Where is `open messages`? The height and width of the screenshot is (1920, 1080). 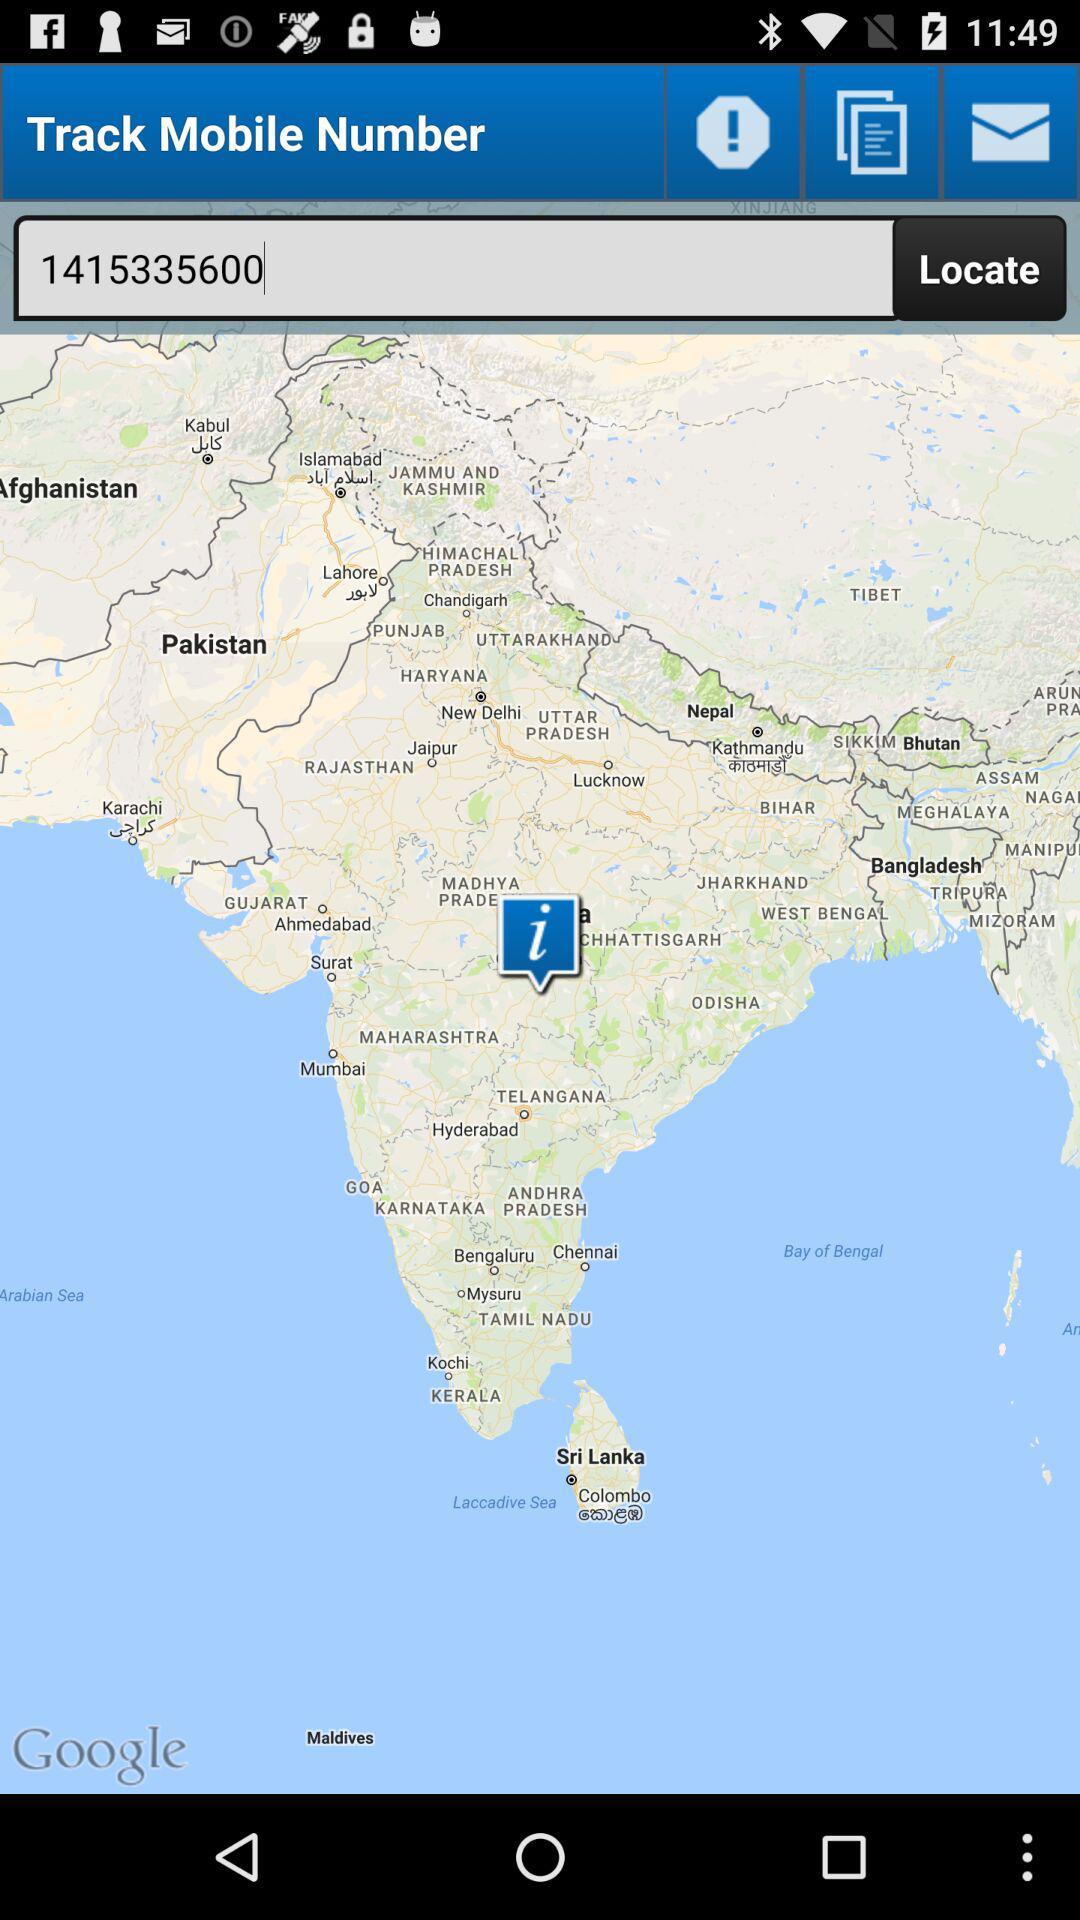
open messages is located at coordinates (1010, 131).